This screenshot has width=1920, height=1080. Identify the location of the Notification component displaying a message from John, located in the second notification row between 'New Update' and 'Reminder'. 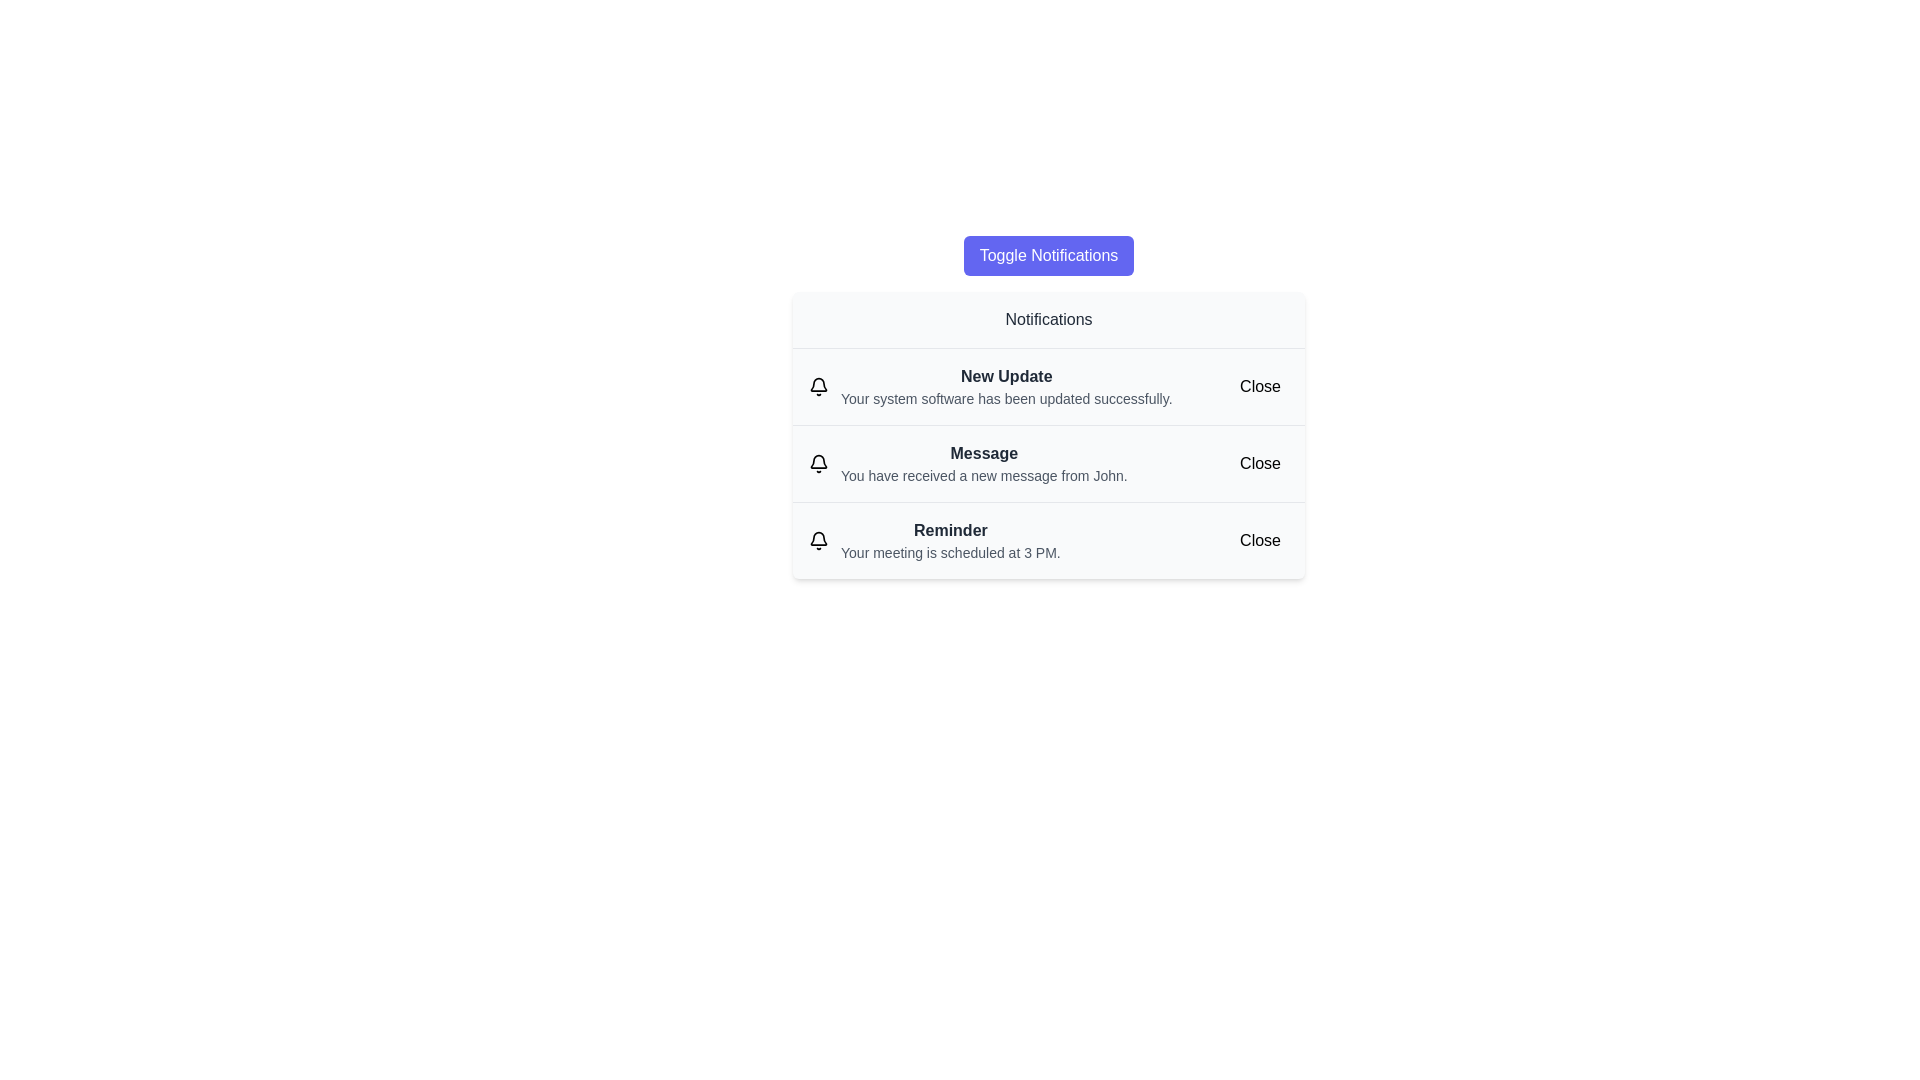
(984, 463).